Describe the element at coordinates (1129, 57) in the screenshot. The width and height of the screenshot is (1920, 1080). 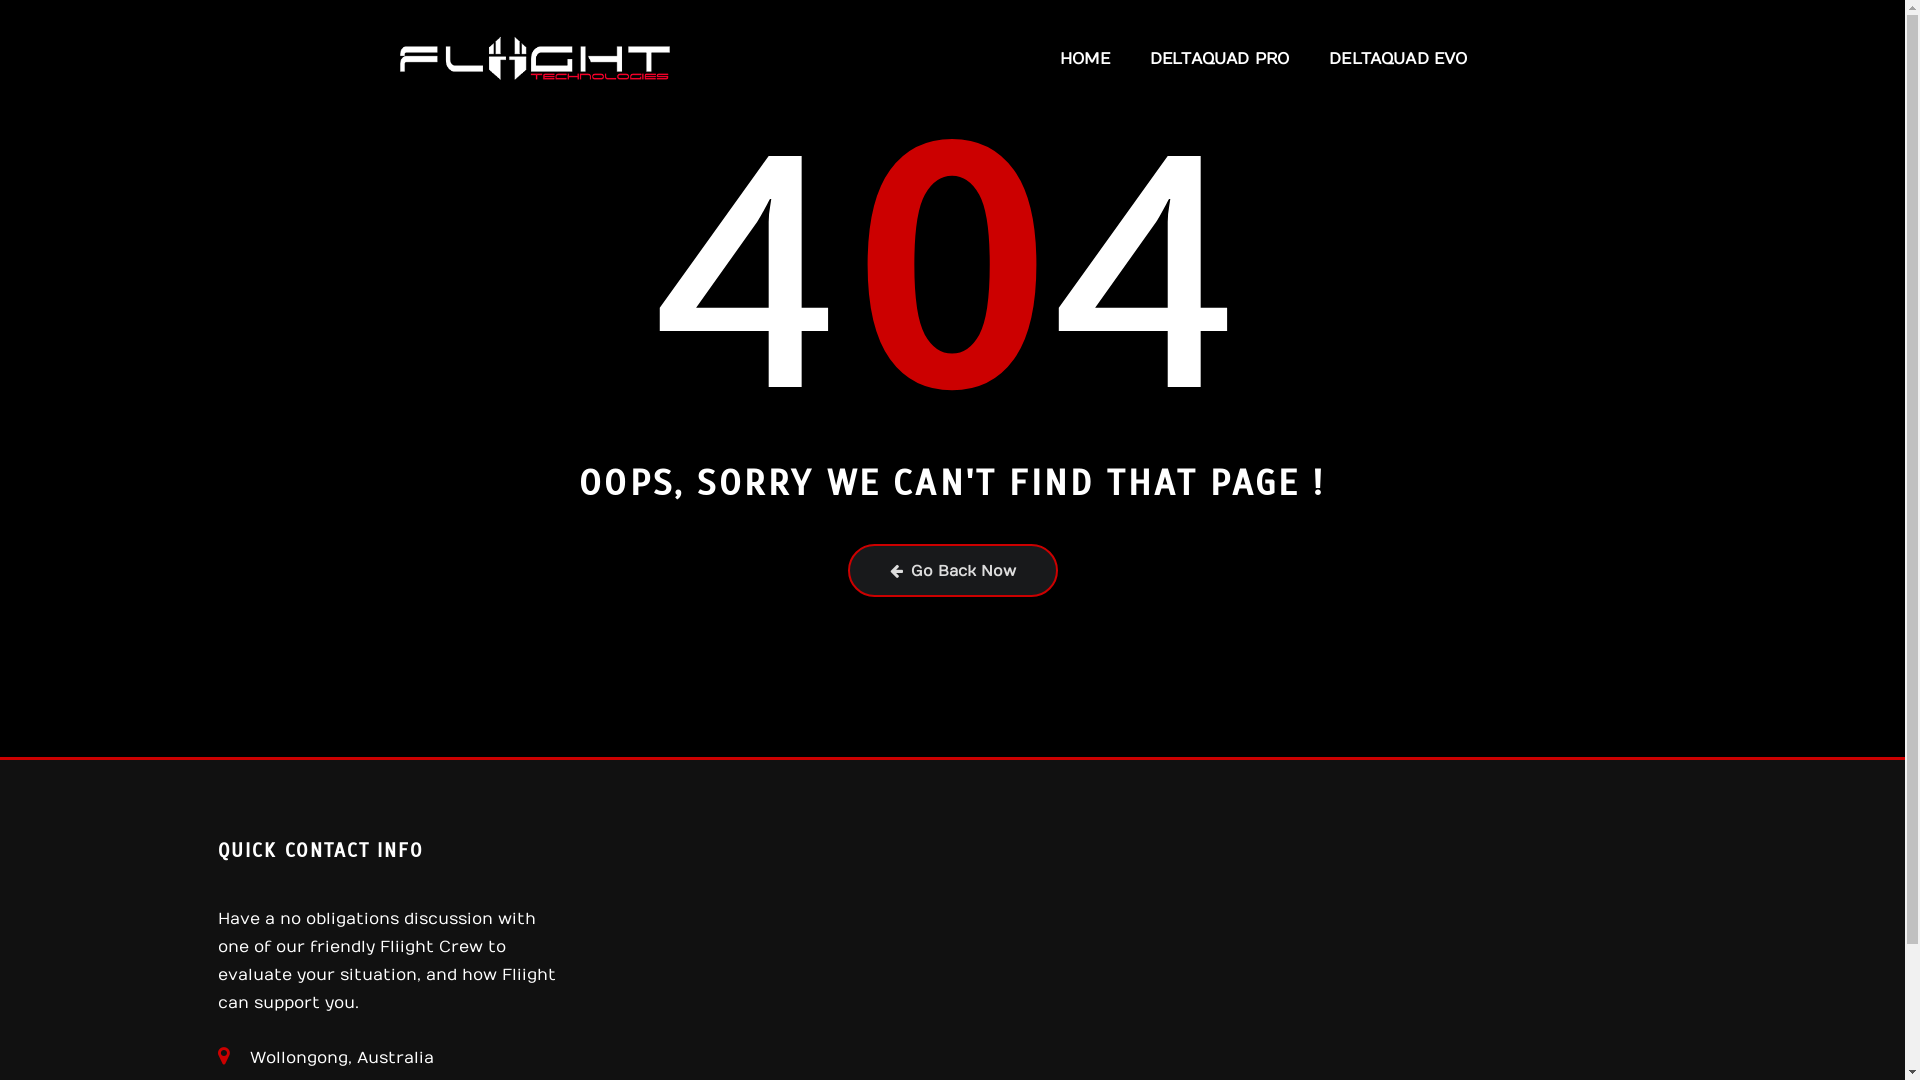
I see `'DELTAQUAD PRO'` at that location.